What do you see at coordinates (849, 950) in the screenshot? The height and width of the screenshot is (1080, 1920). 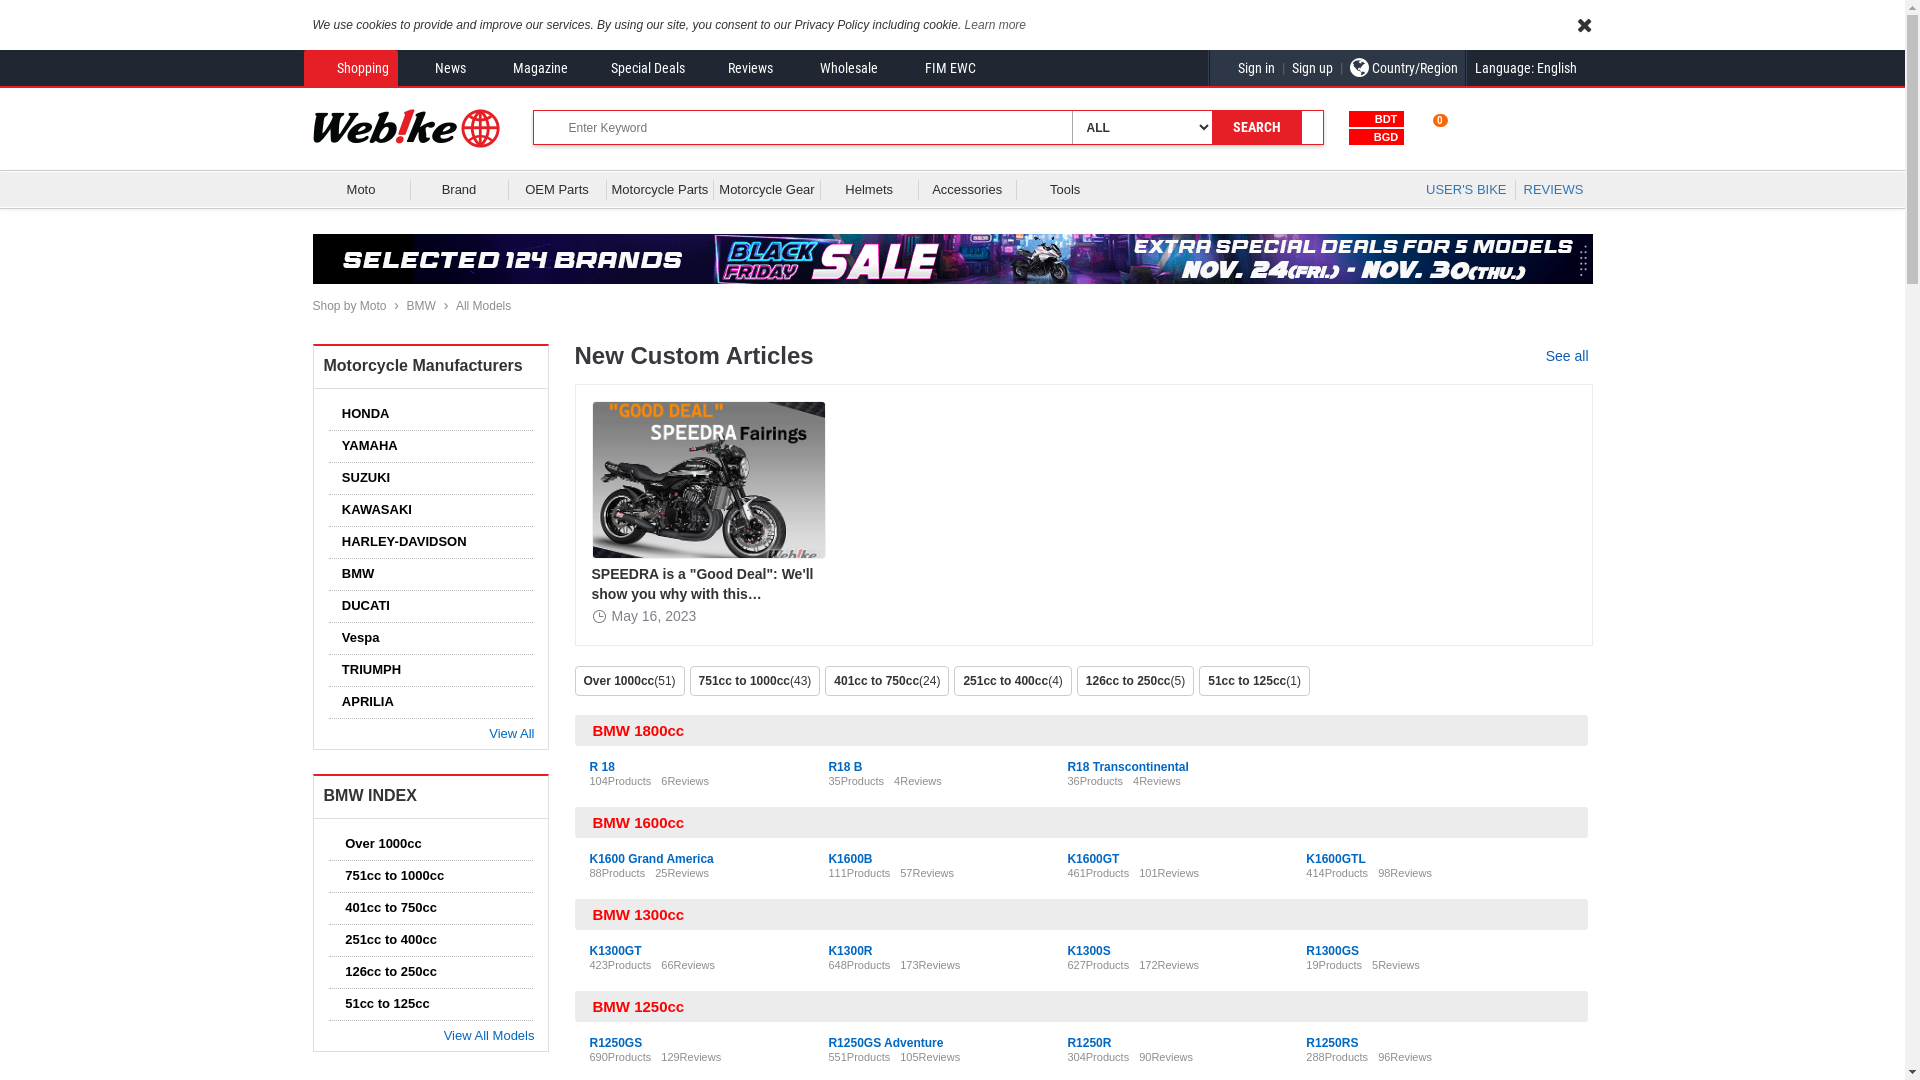 I see `'K1300R'` at bounding box center [849, 950].